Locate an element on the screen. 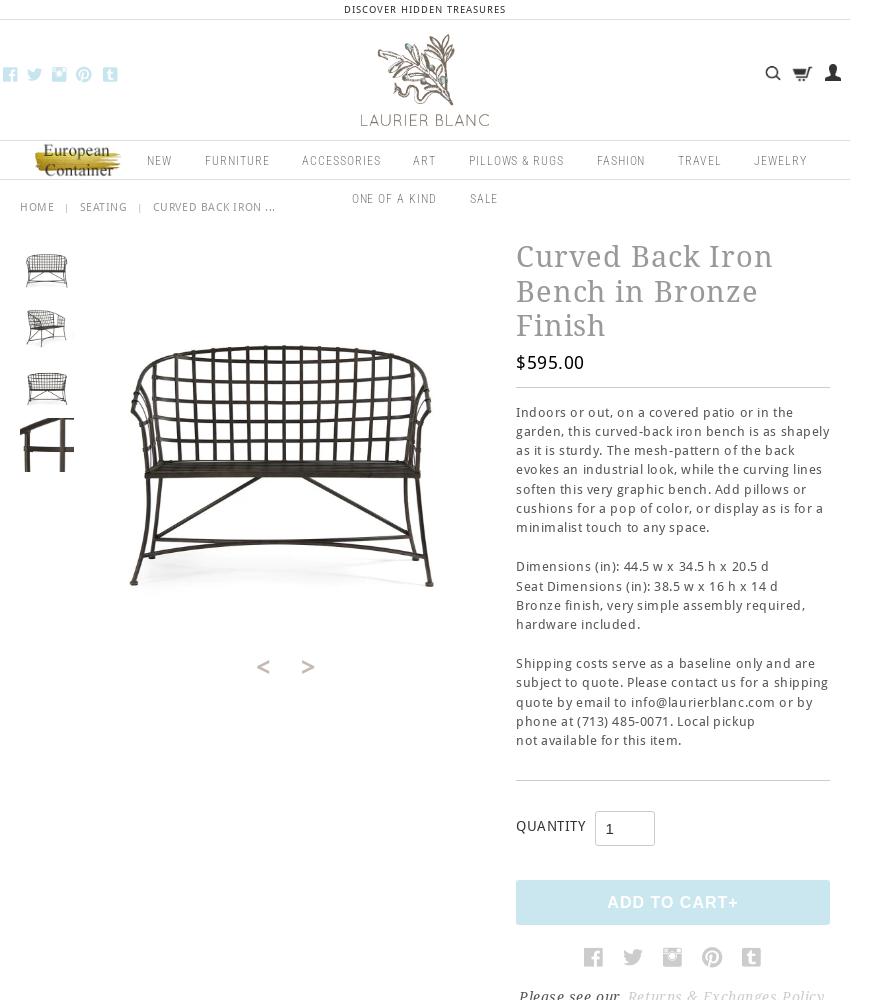  'Furniture' is located at coordinates (236, 160).